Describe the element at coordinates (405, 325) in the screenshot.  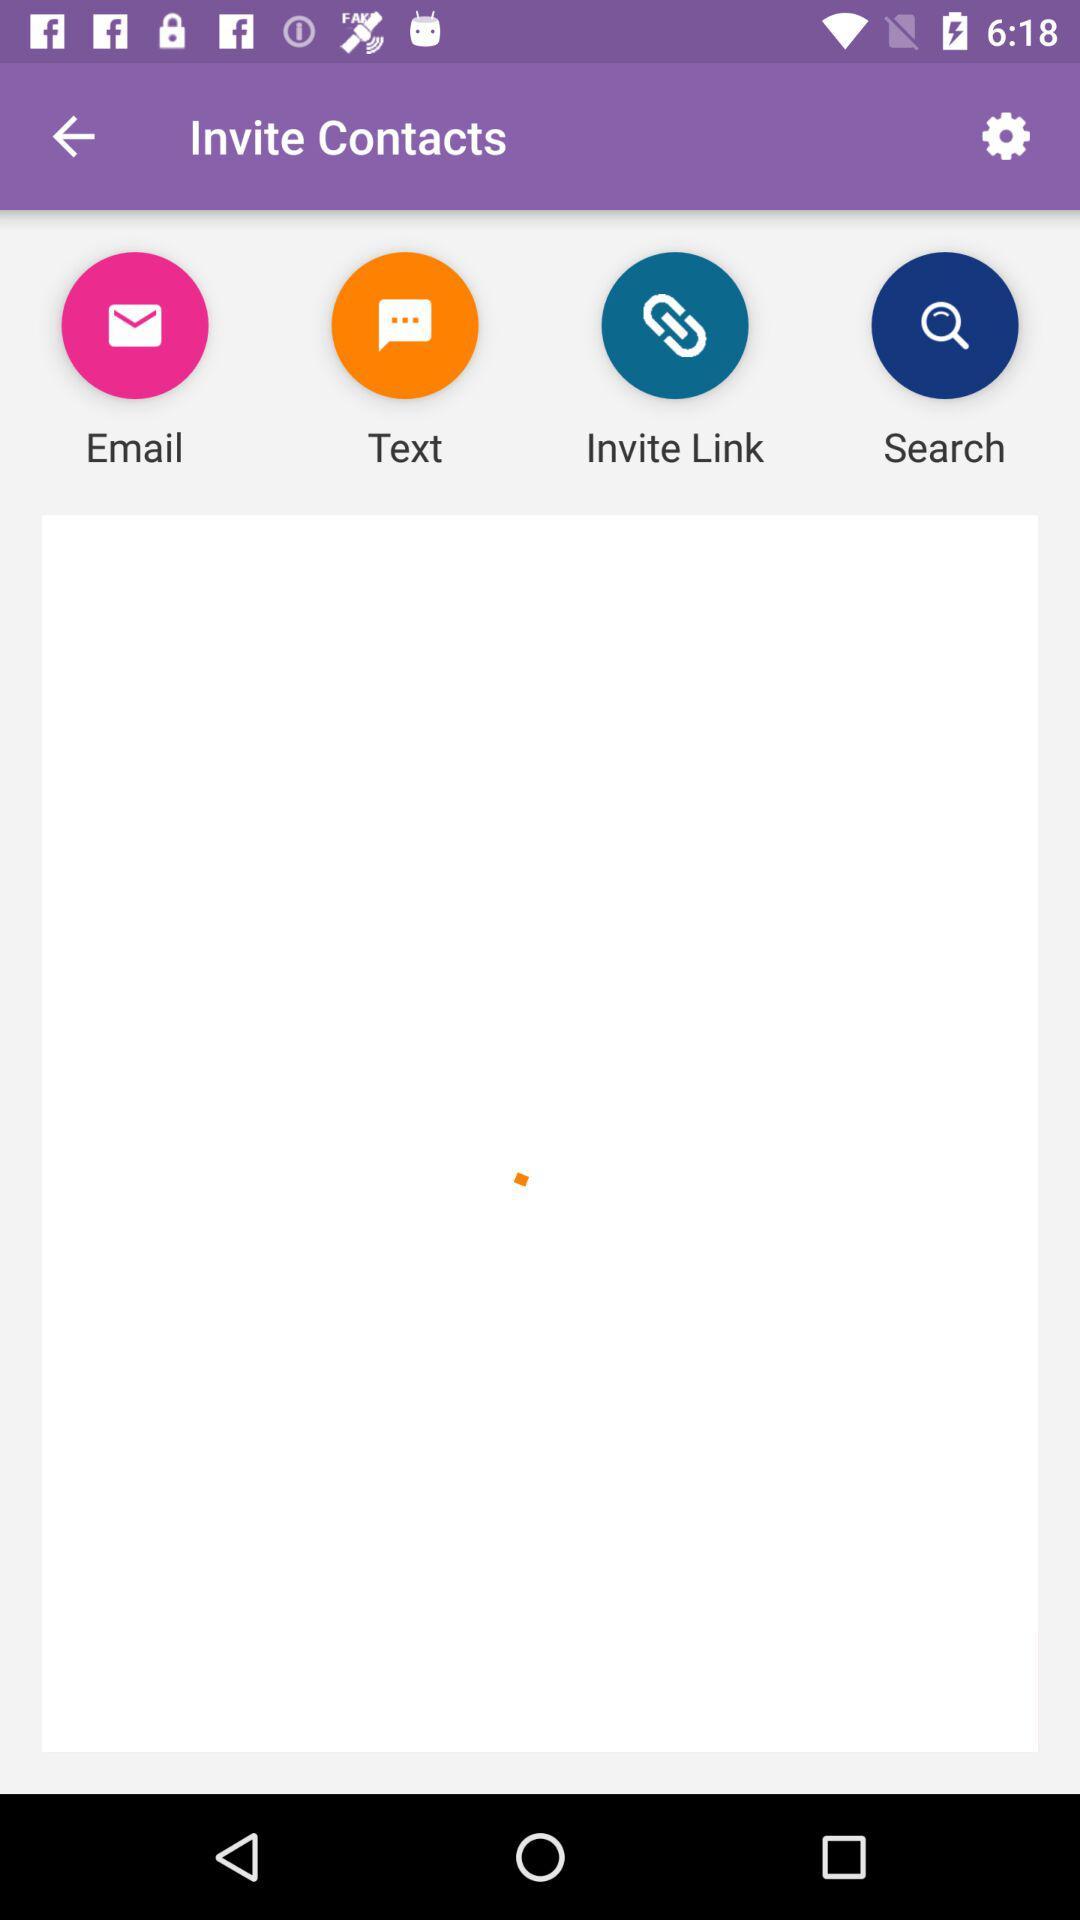
I see `the chat icon` at that location.